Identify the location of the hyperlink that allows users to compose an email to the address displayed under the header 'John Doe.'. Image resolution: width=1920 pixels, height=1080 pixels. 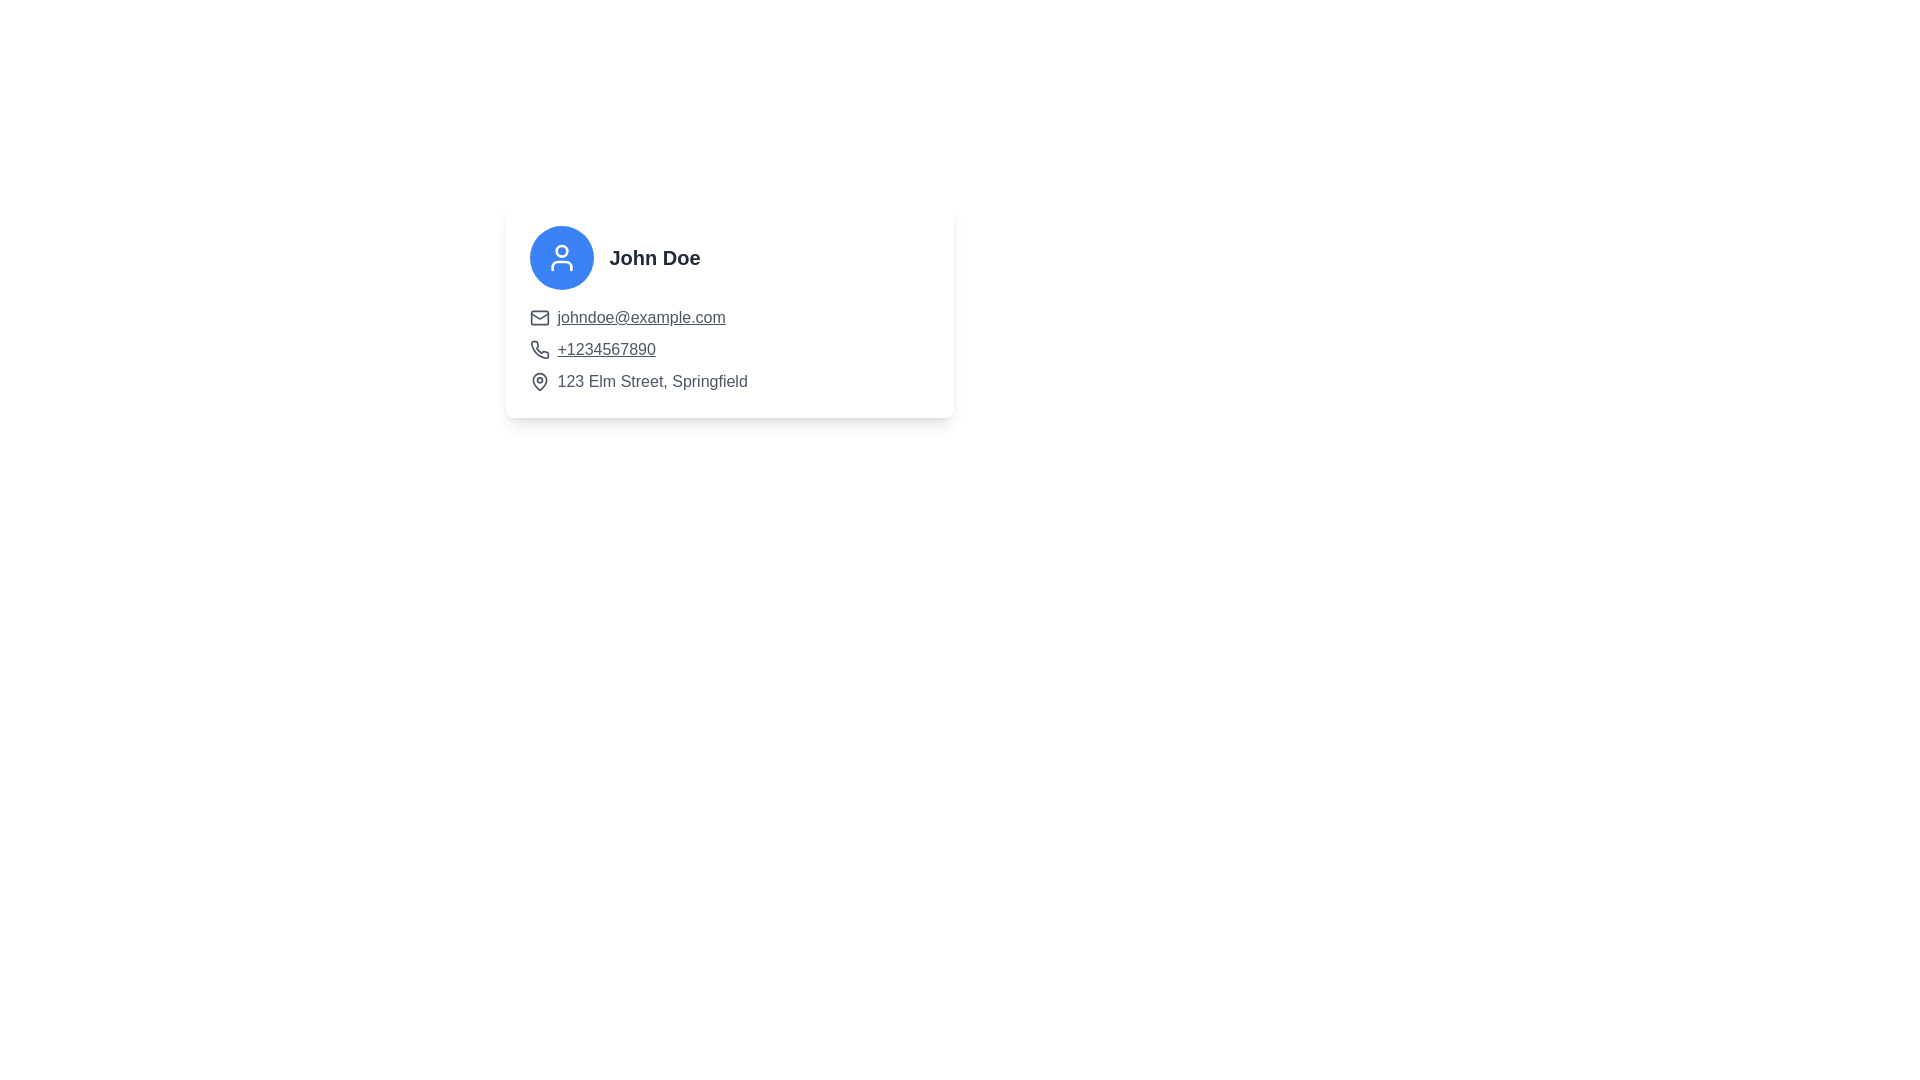
(641, 316).